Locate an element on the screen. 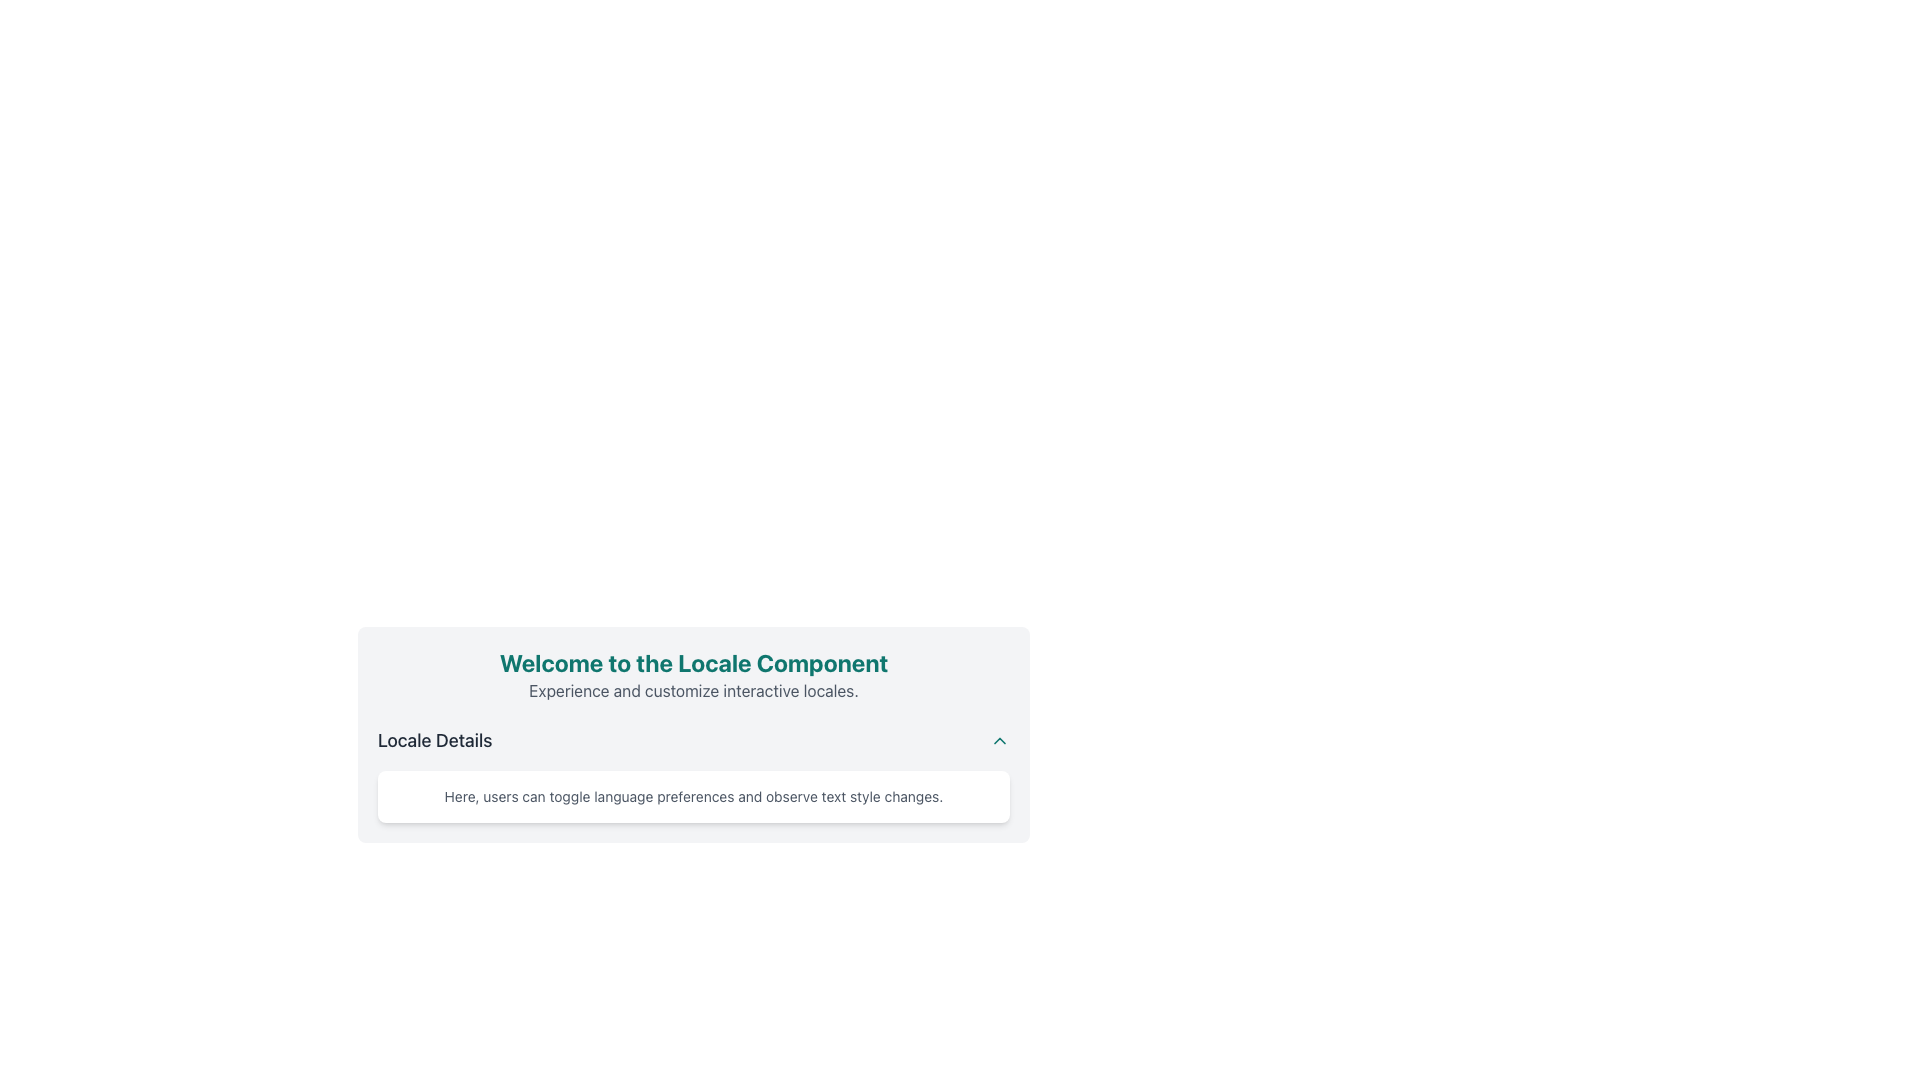 Image resolution: width=1920 pixels, height=1080 pixels. the Static text label that describes the functionality of language toggling and visual changes, located in the 'Locale Details' subsection beneath the 'Welcome to the Locale Component' header is located at coordinates (694, 796).